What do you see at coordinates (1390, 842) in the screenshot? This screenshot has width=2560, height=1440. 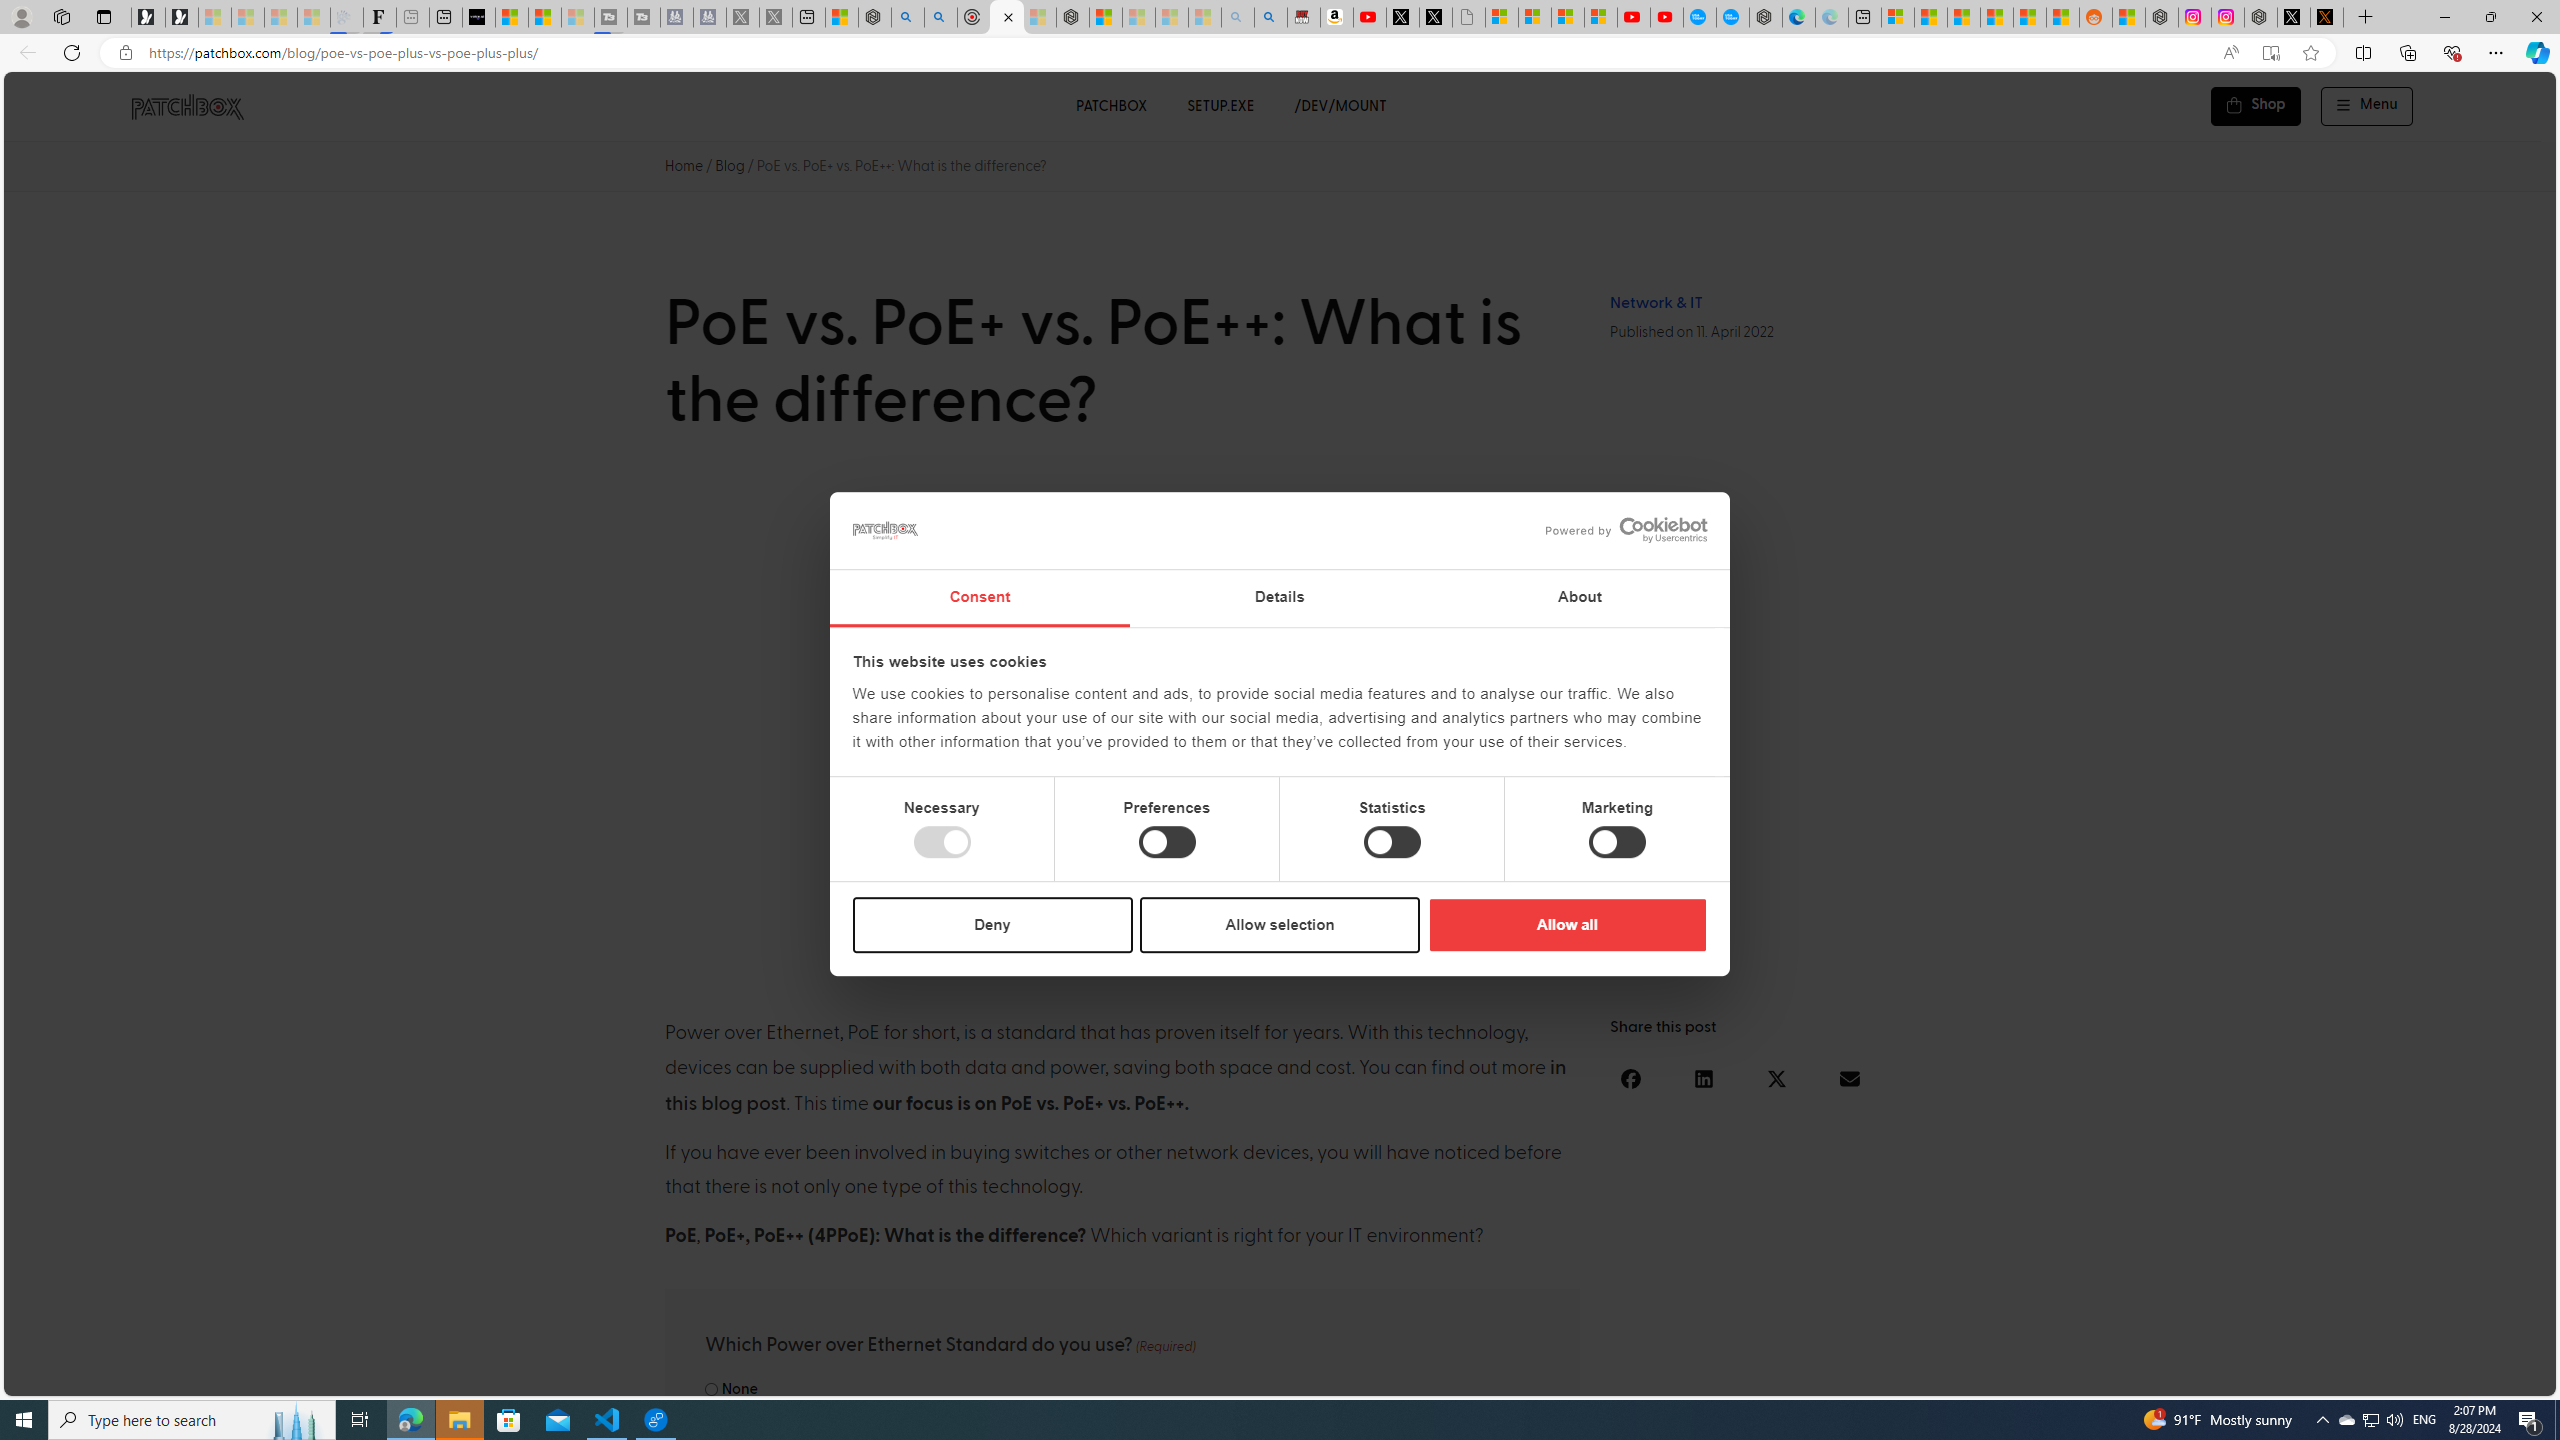 I see `'Statistics'` at bounding box center [1390, 842].